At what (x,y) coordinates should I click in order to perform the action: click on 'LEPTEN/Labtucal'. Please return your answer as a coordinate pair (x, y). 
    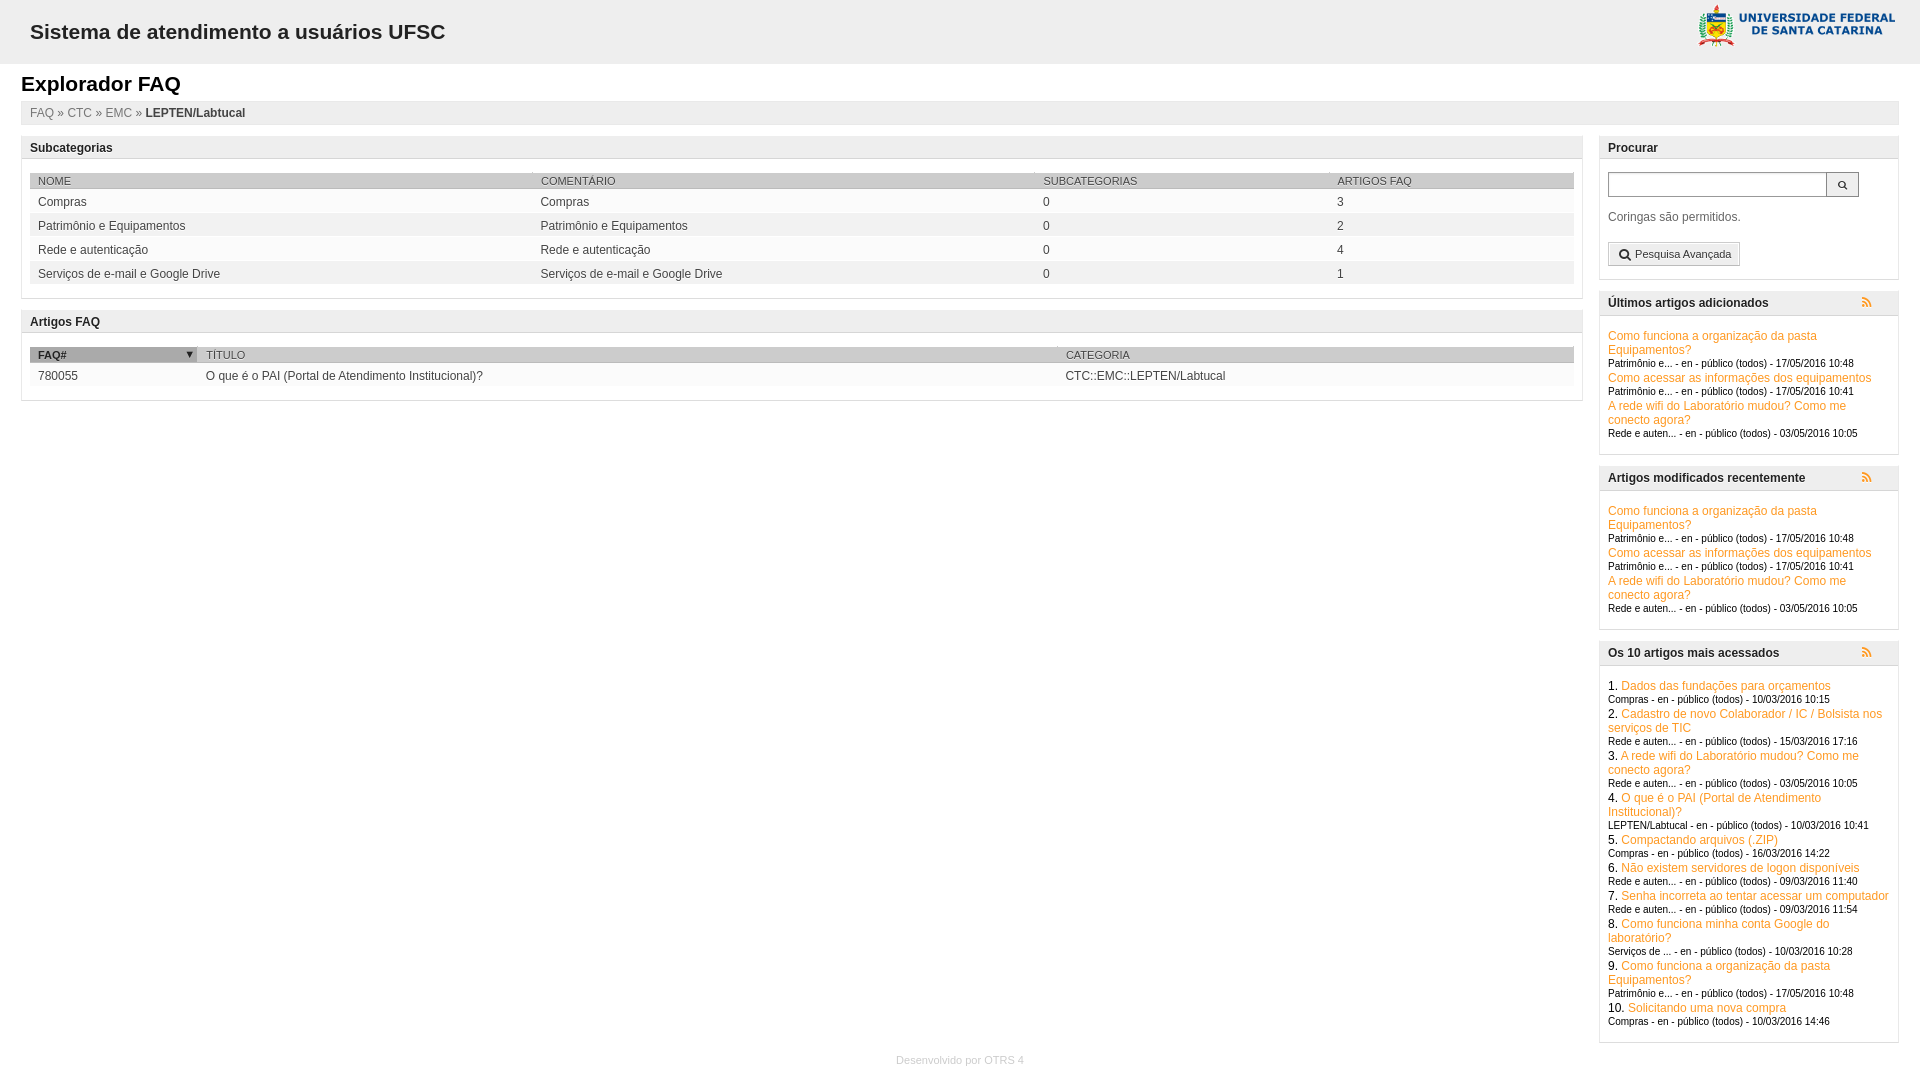
    Looking at the image, I should click on (195, 112).